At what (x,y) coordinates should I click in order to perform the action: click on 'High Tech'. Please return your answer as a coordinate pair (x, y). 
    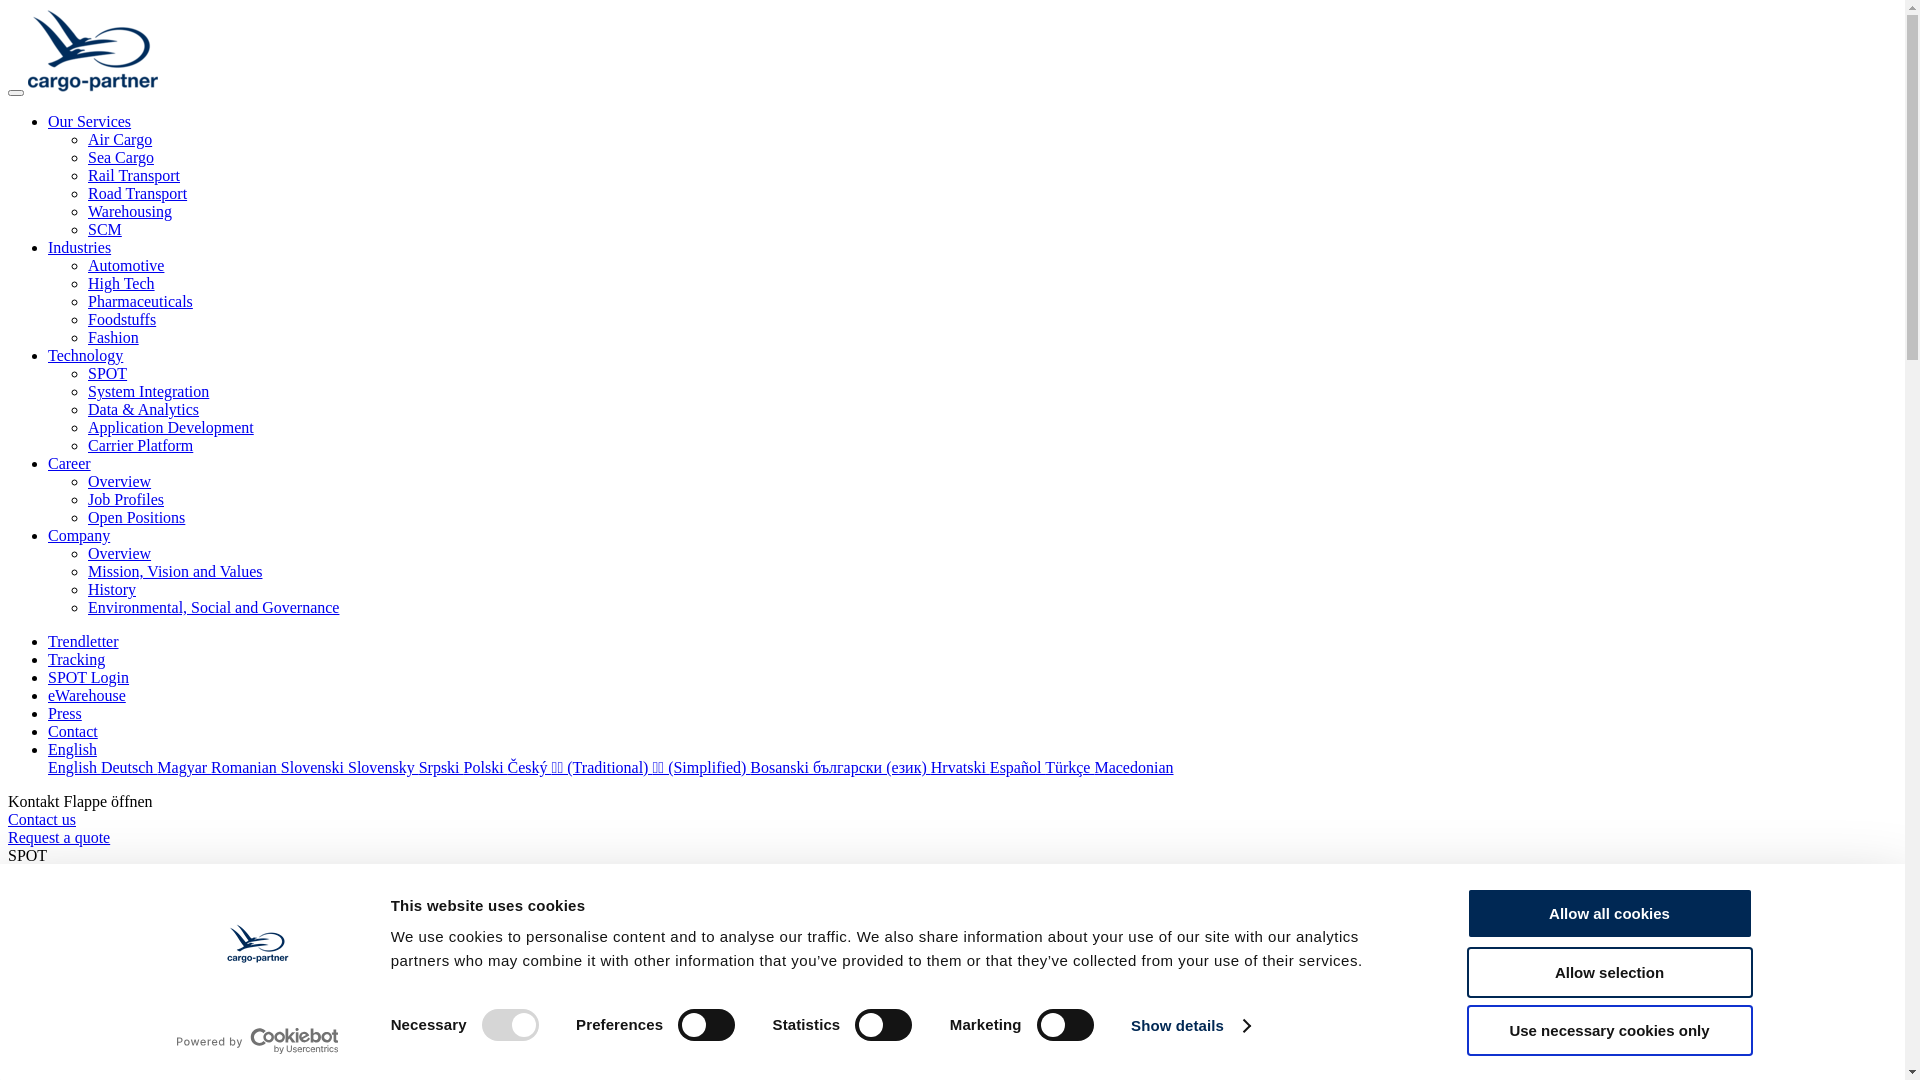
    Looking at the image, I should click on (120, 283).